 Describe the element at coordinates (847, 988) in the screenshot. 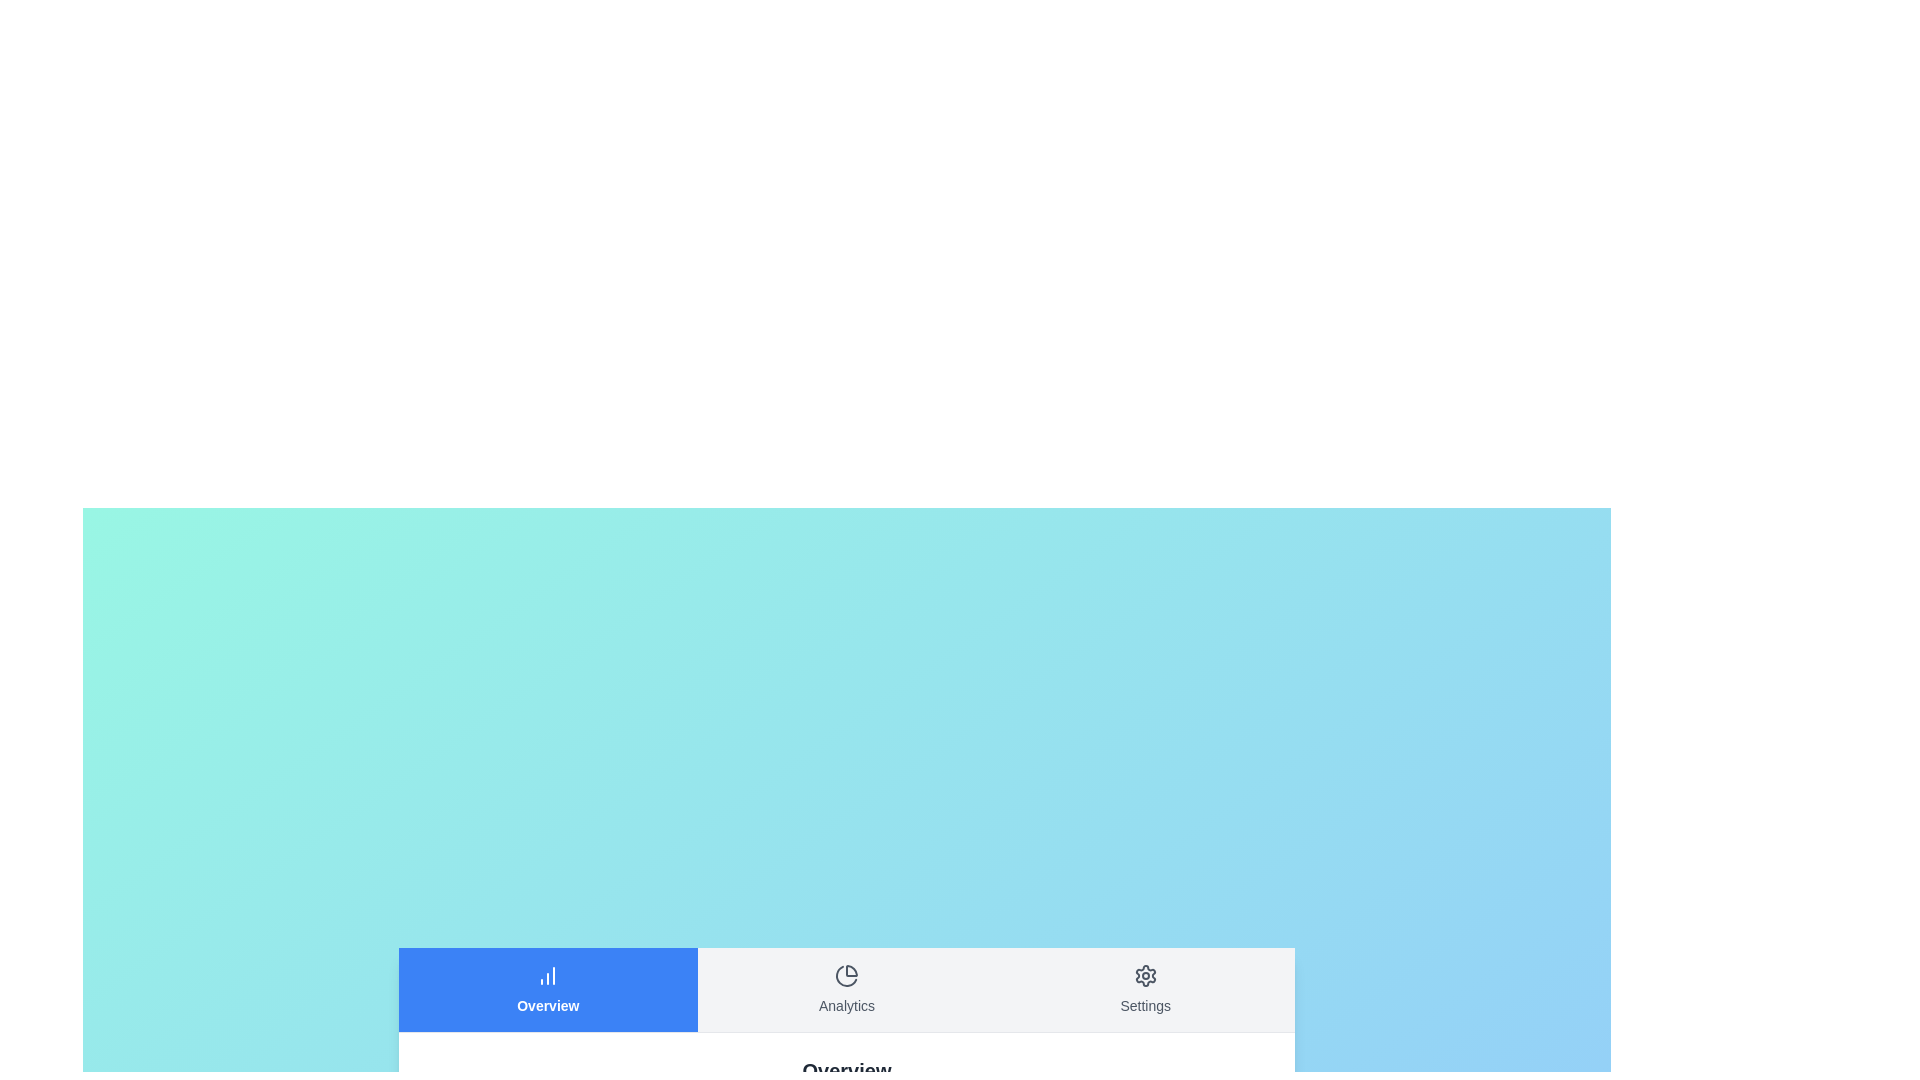

I see `the Analytics tab` at that location.